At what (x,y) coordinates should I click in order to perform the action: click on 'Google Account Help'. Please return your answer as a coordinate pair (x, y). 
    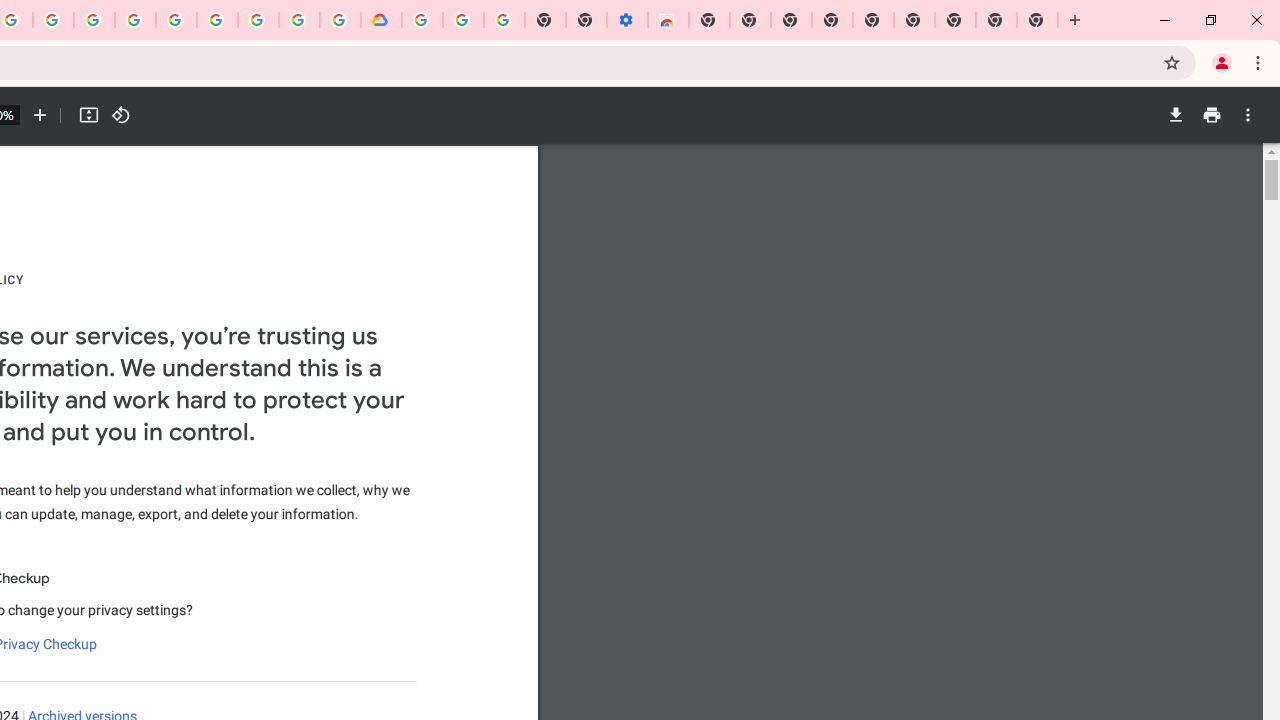
    Looking at the image, I should click on (462, 20).